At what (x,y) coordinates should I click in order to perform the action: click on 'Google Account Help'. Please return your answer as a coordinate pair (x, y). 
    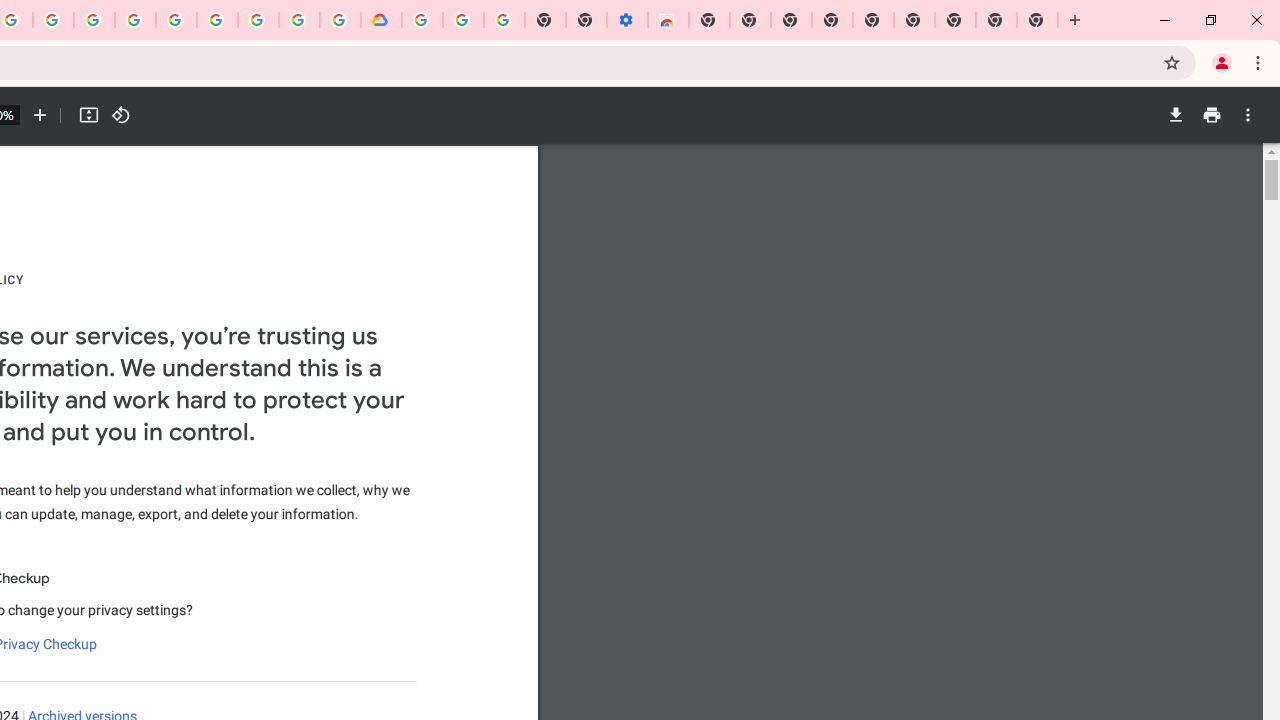
    Looking at the image, I should click on (462, 20).